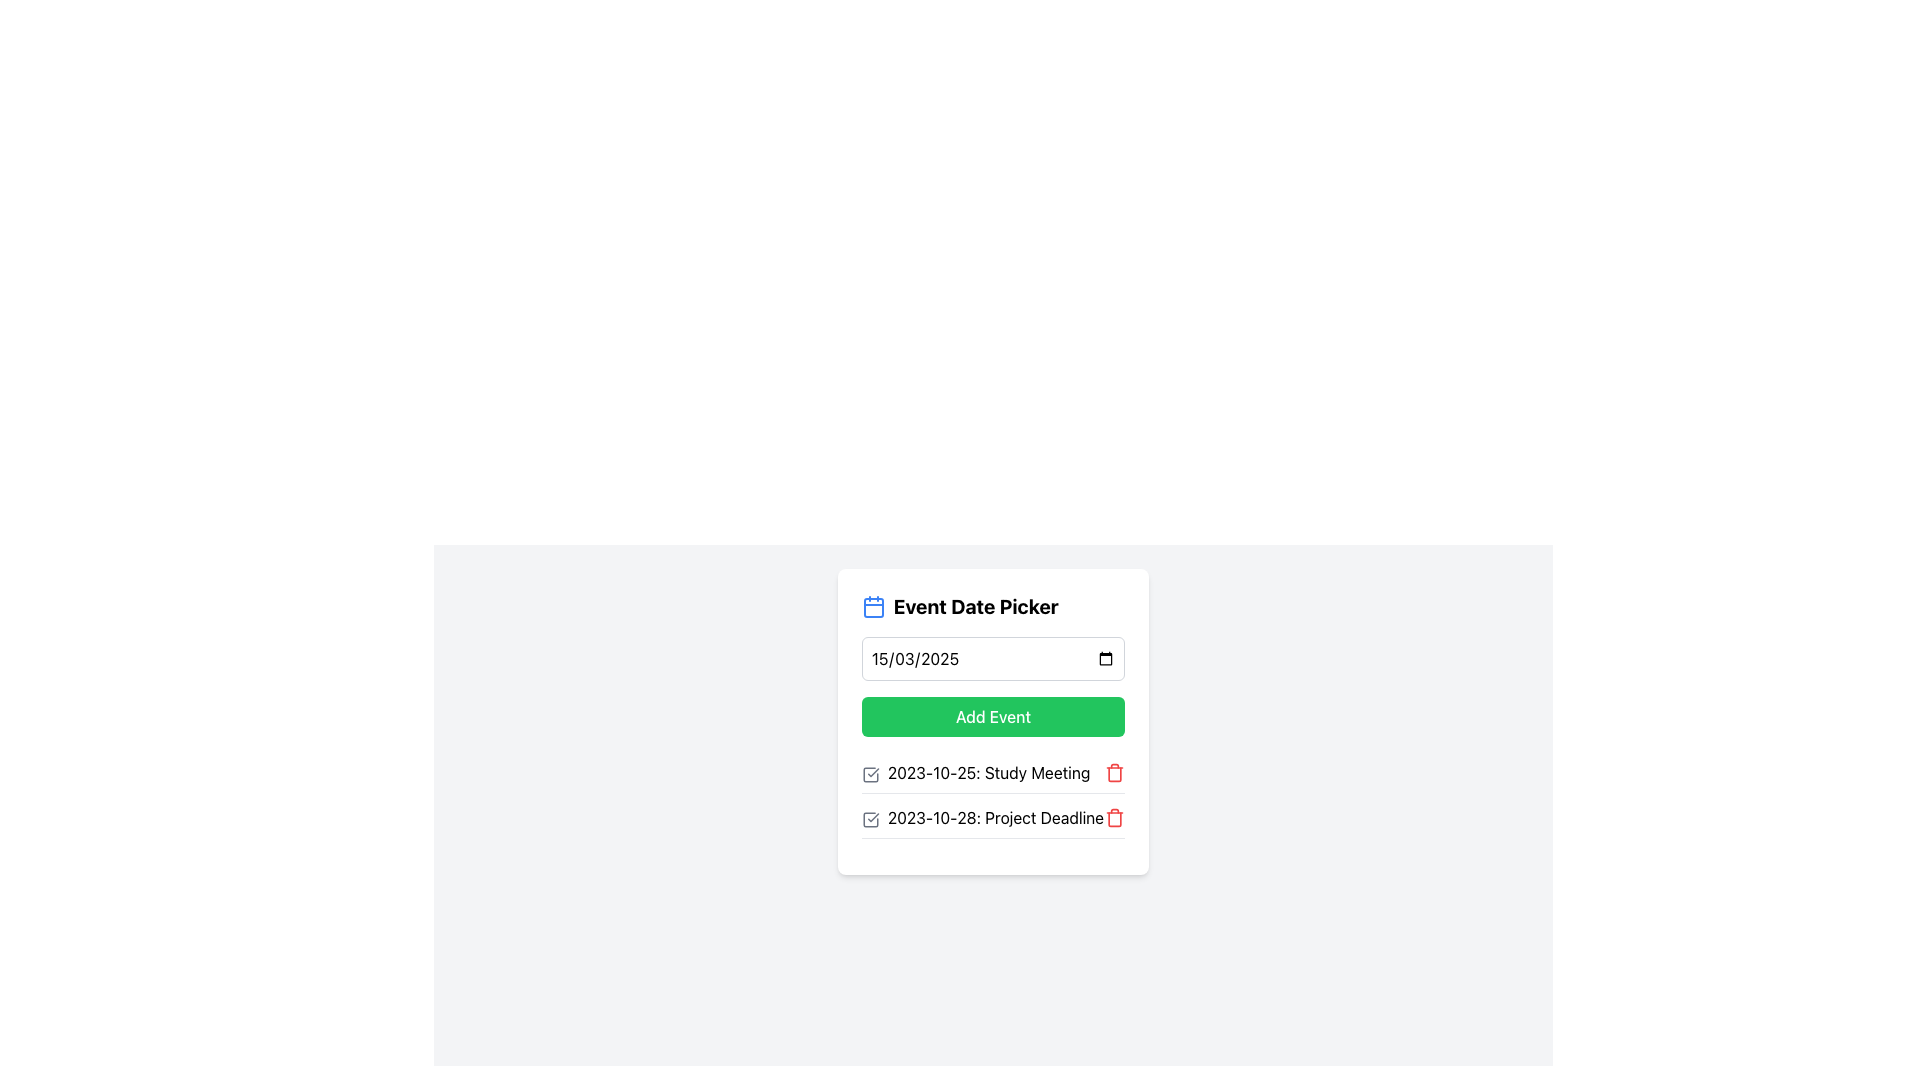 Image resolution: width=1920 pixels, height=1080 pixels. What do you see at coordinates (993, 721) in the screenshot?
I see `the button that adds an event to the scheduler, located centrally beneath the date input field and above the listed events` at bounding box center [993, 721].